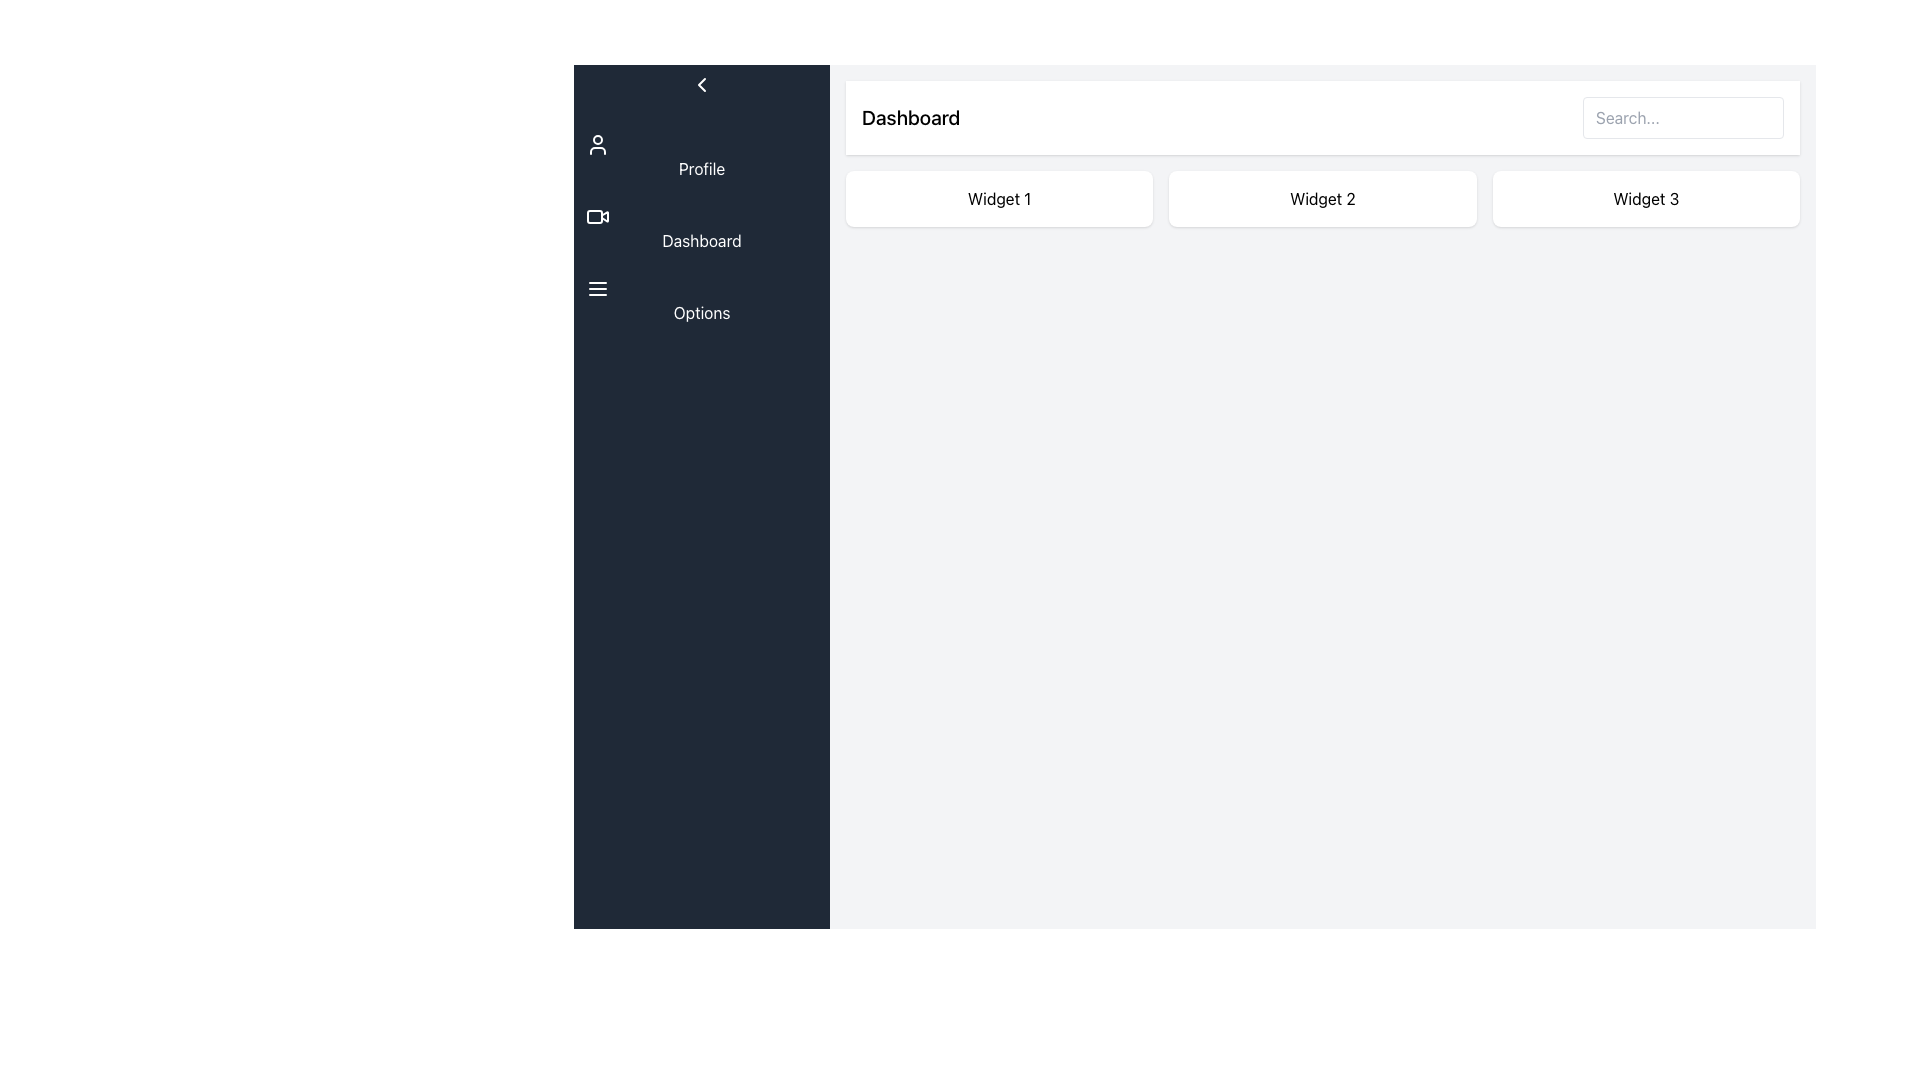 The width and height of the screenshot is (1920, 1080). Describe the element at coordinates (594, 216) in the screenshot. I see `the rectangular body portion of the video camera icon located in the sidebar navigation, which is situated below the profile icon and above the menu button` at that location.